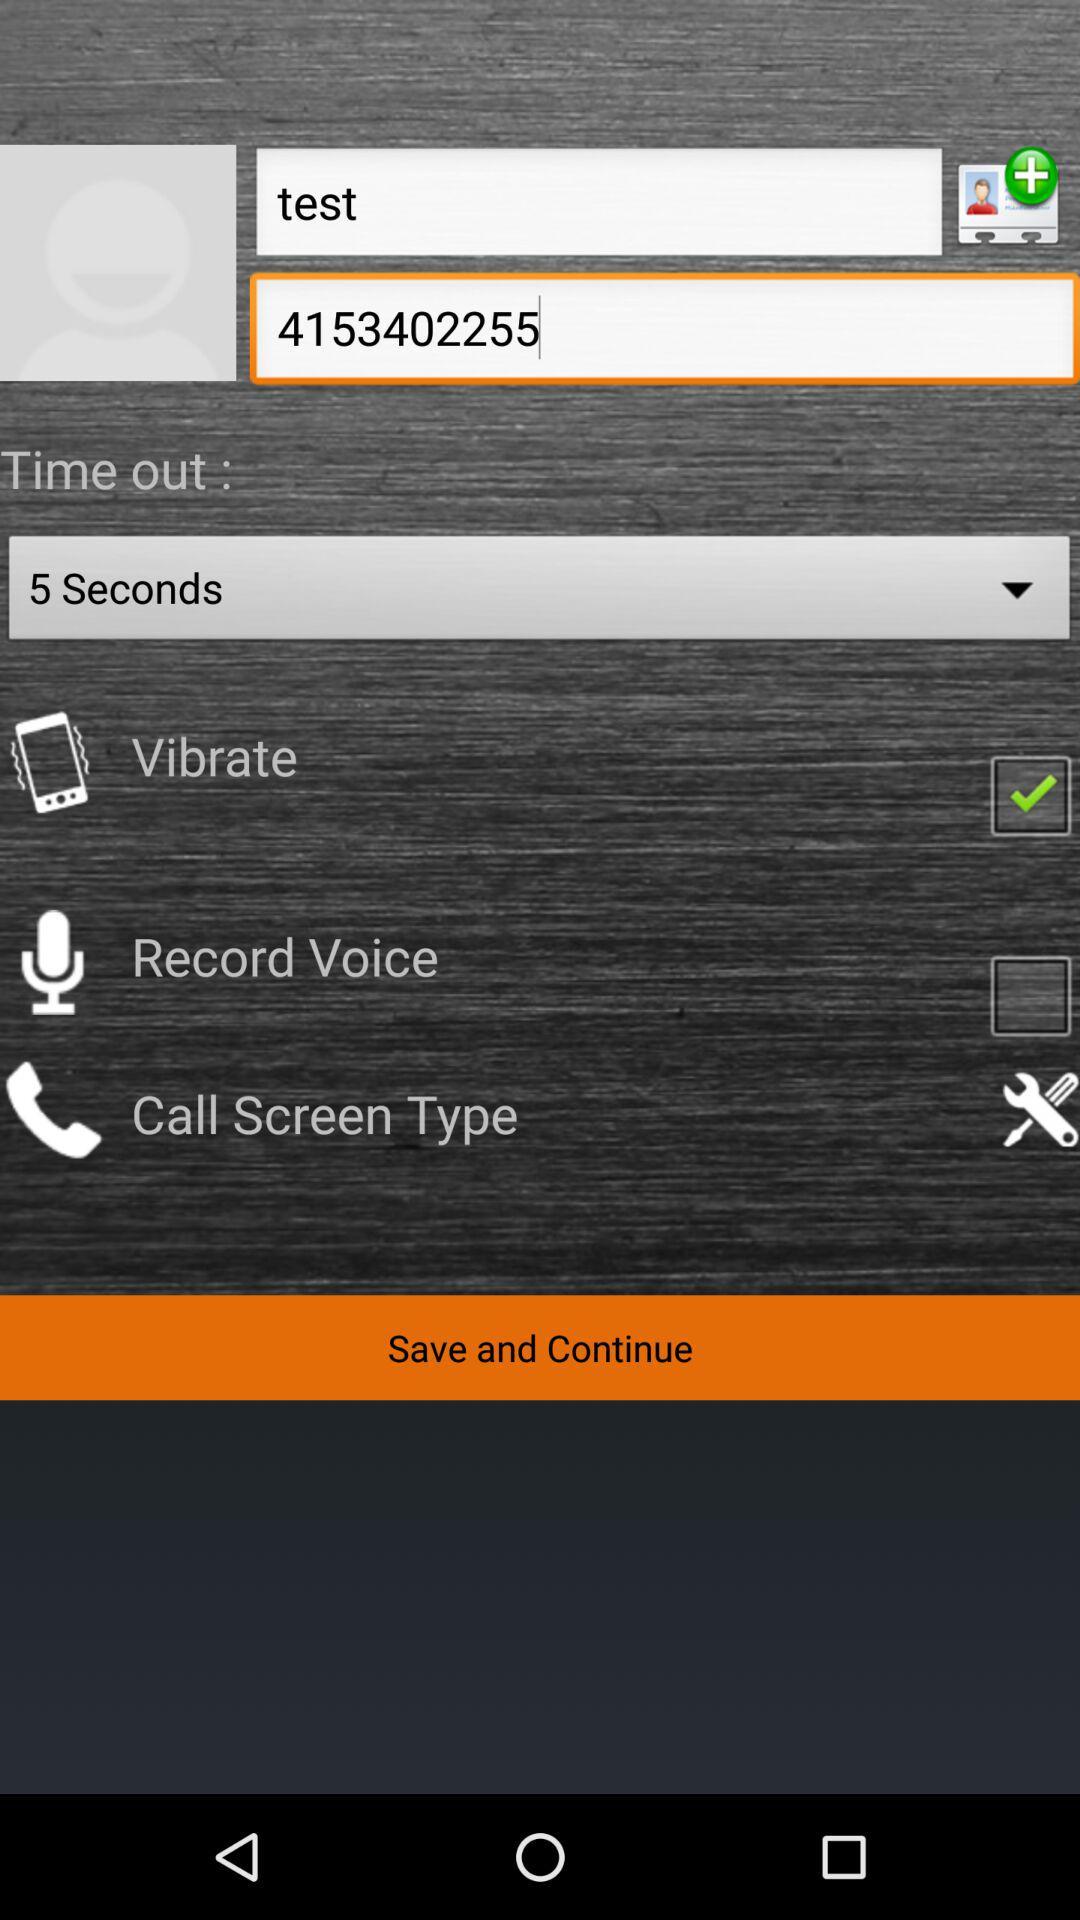  I want to click on a new profile, so click(1008, 197).